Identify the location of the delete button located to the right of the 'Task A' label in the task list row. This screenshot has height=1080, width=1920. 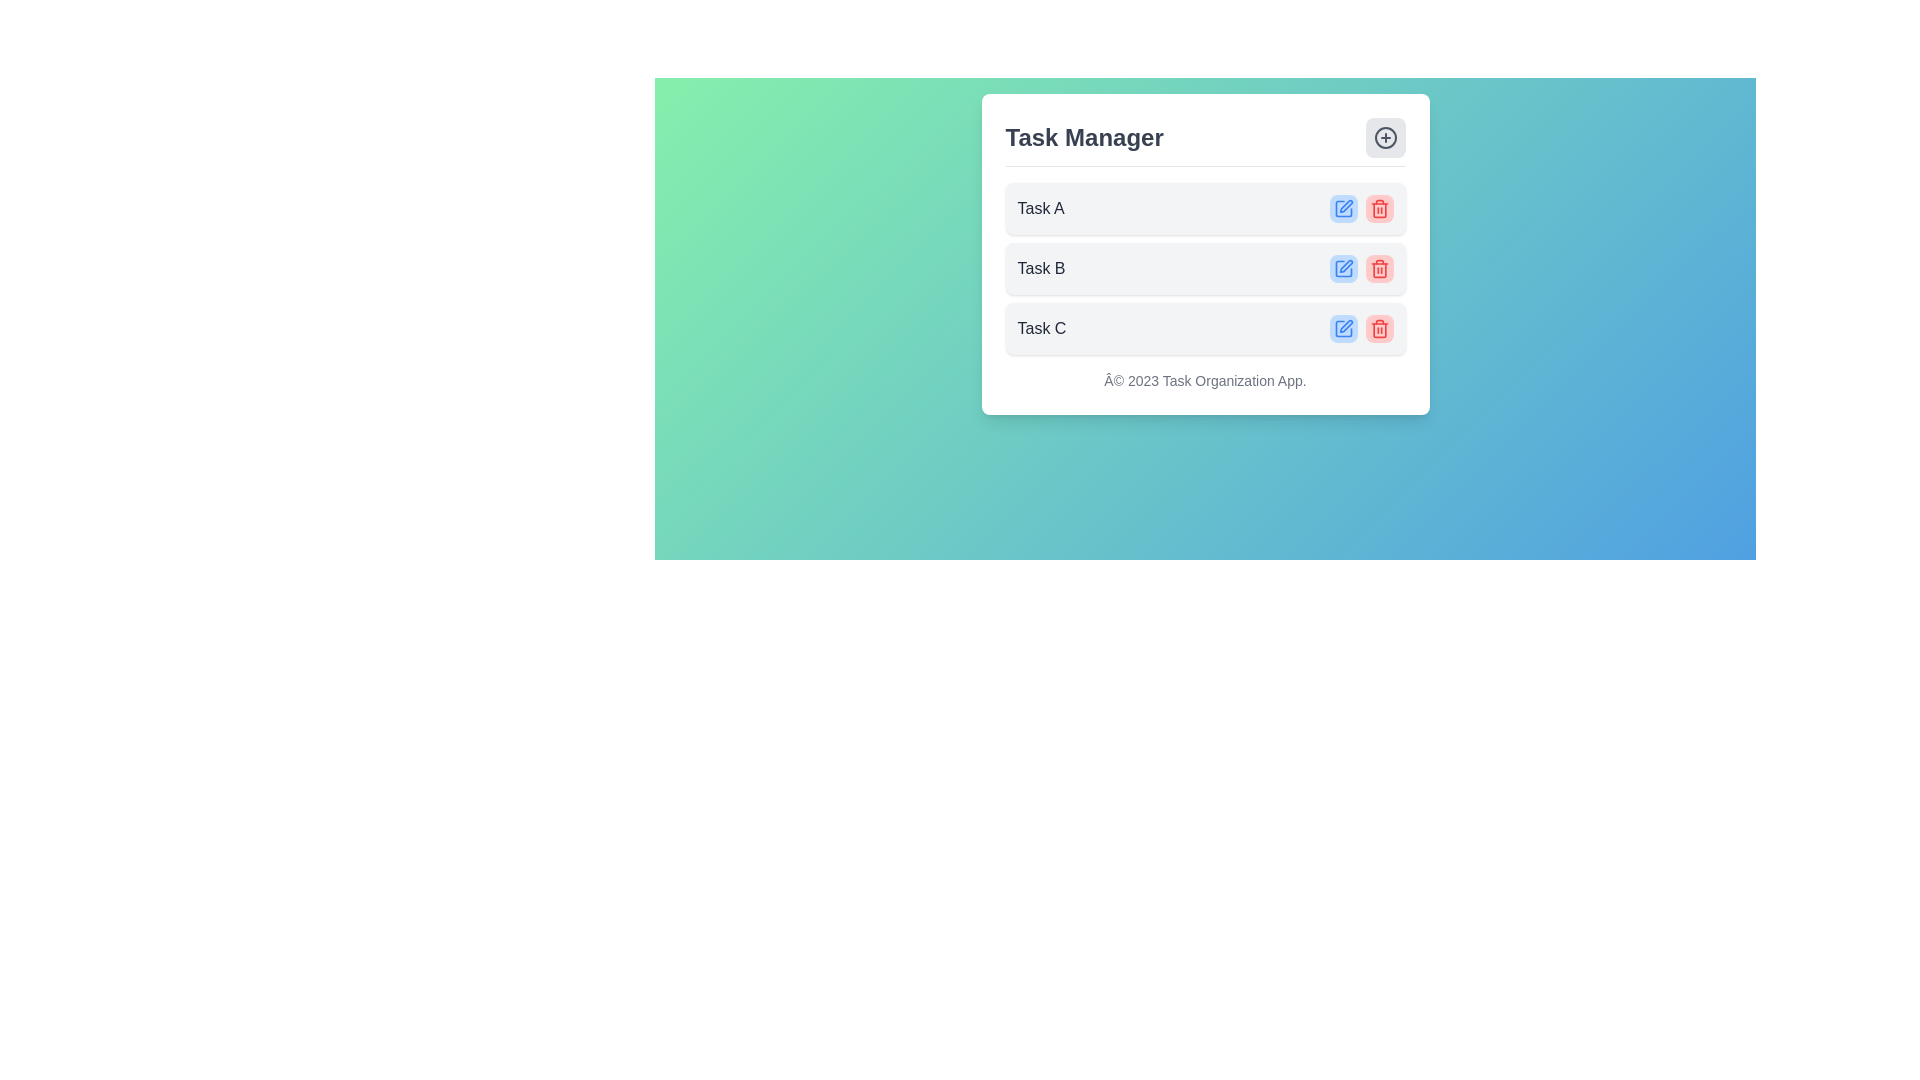
(1378, 208).